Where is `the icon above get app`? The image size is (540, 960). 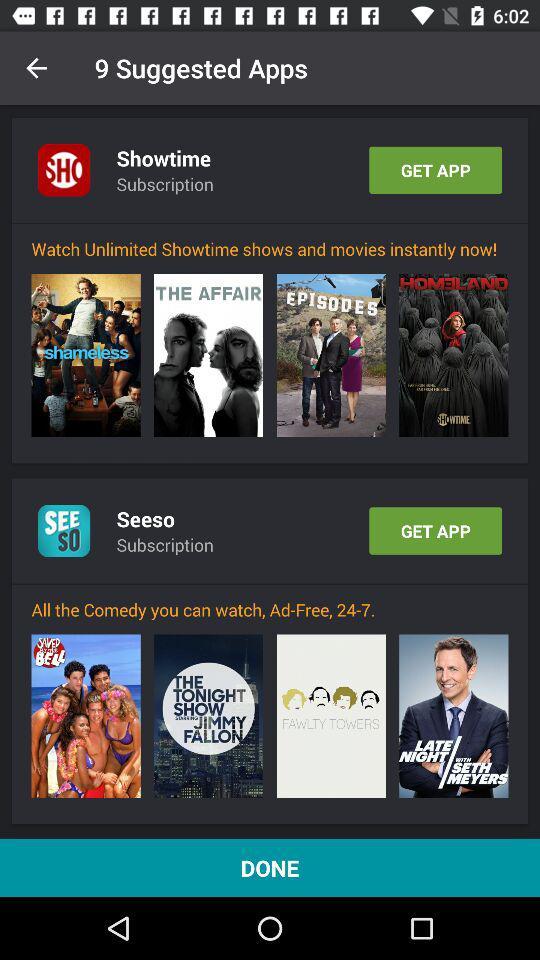 the icon above get app is located at coordinates (453, 355).